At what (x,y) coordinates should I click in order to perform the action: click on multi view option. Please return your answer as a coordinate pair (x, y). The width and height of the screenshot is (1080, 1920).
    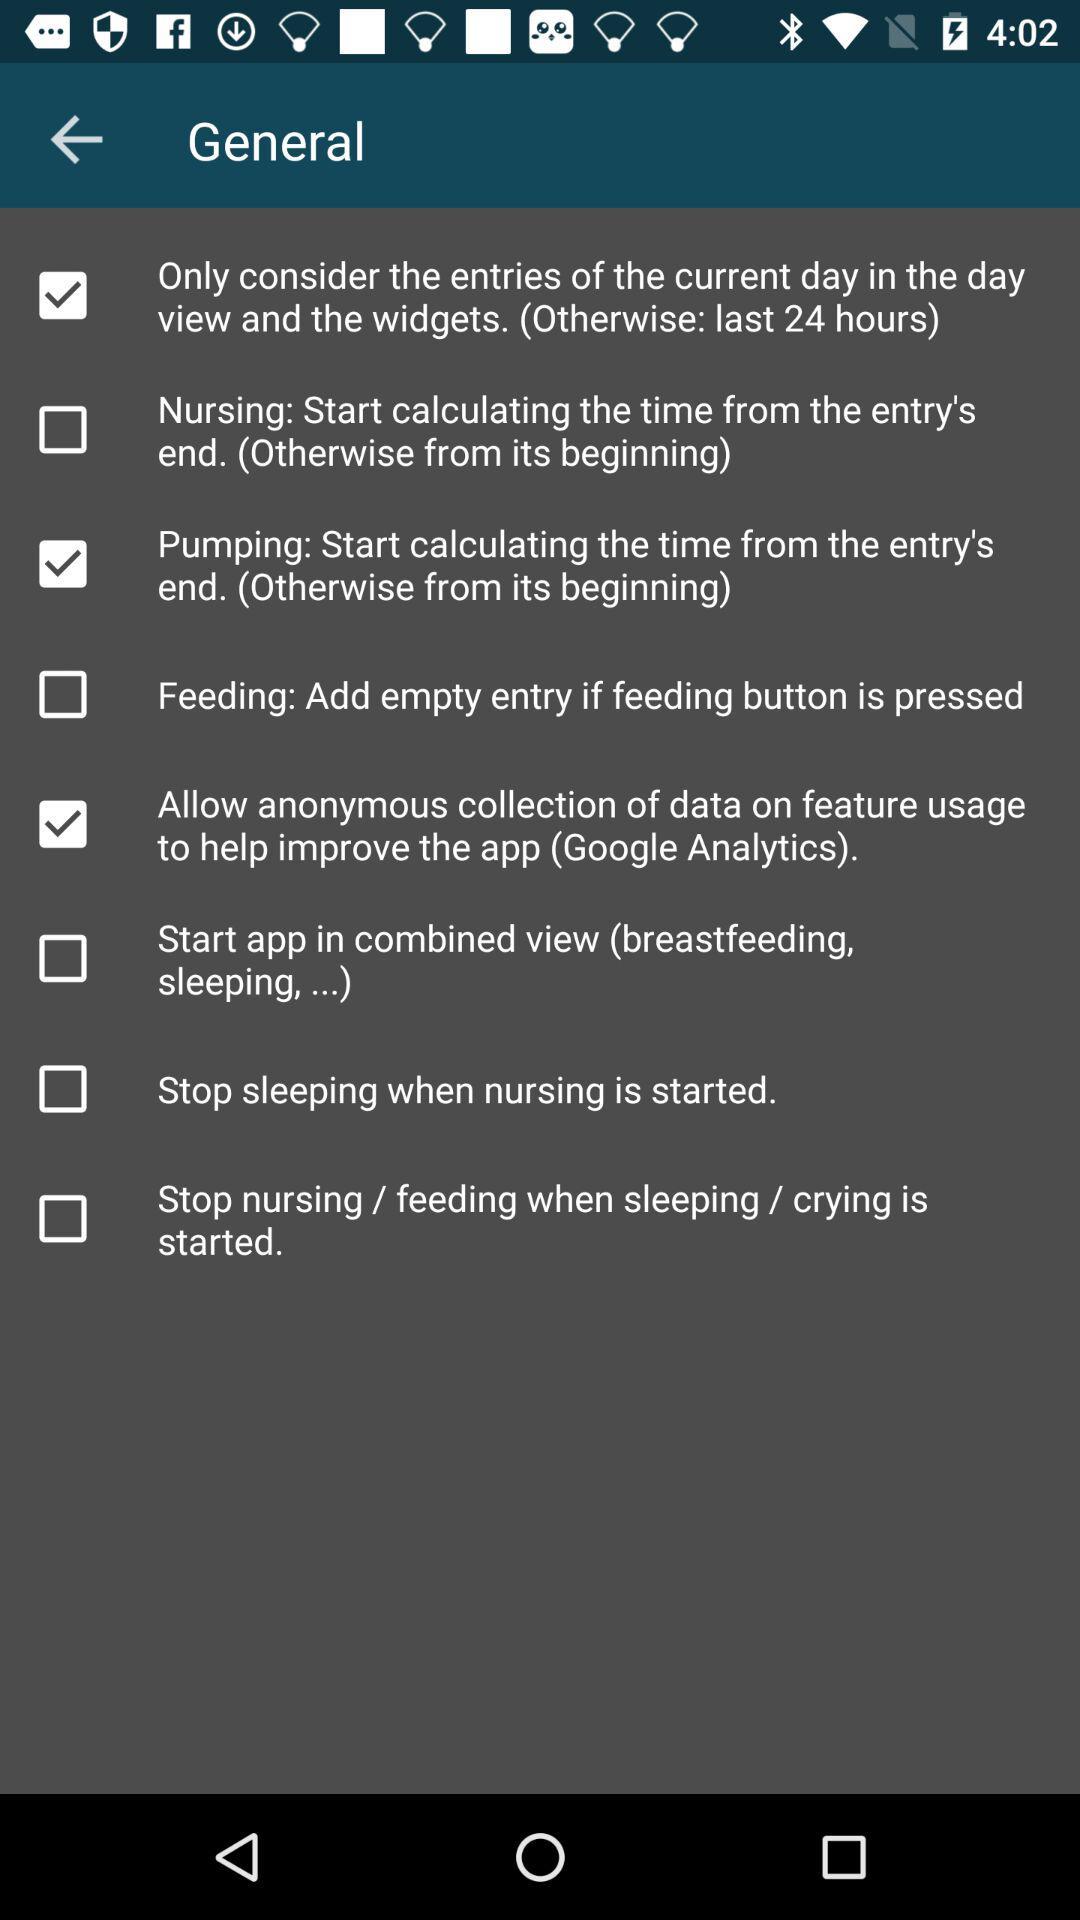
    Looking at the image, I should click on (61, 957).